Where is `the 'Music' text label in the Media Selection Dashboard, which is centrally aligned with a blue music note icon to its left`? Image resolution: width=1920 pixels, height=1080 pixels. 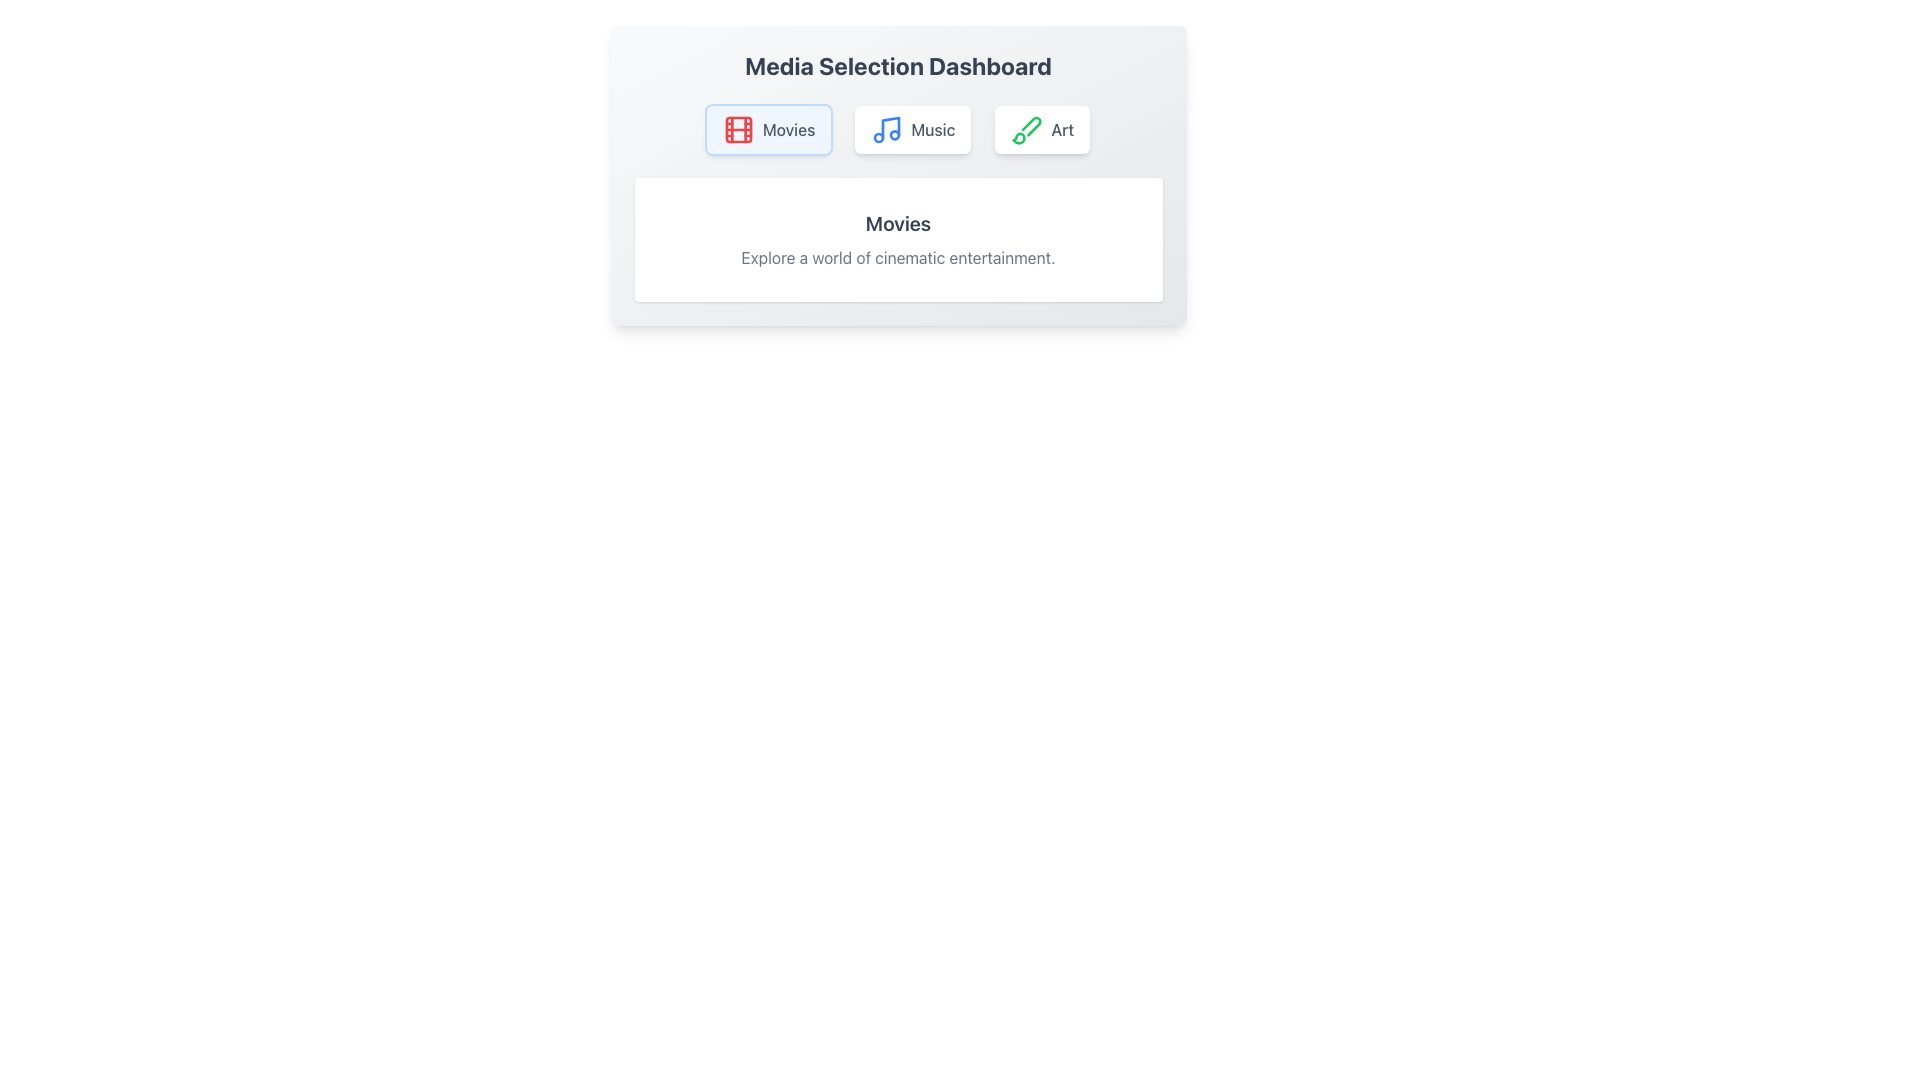 the 'Music' text label in the Media Selection Dashboard, which is centrally aligned with a blue music note icon to its left is located at coordinates (932, 130).